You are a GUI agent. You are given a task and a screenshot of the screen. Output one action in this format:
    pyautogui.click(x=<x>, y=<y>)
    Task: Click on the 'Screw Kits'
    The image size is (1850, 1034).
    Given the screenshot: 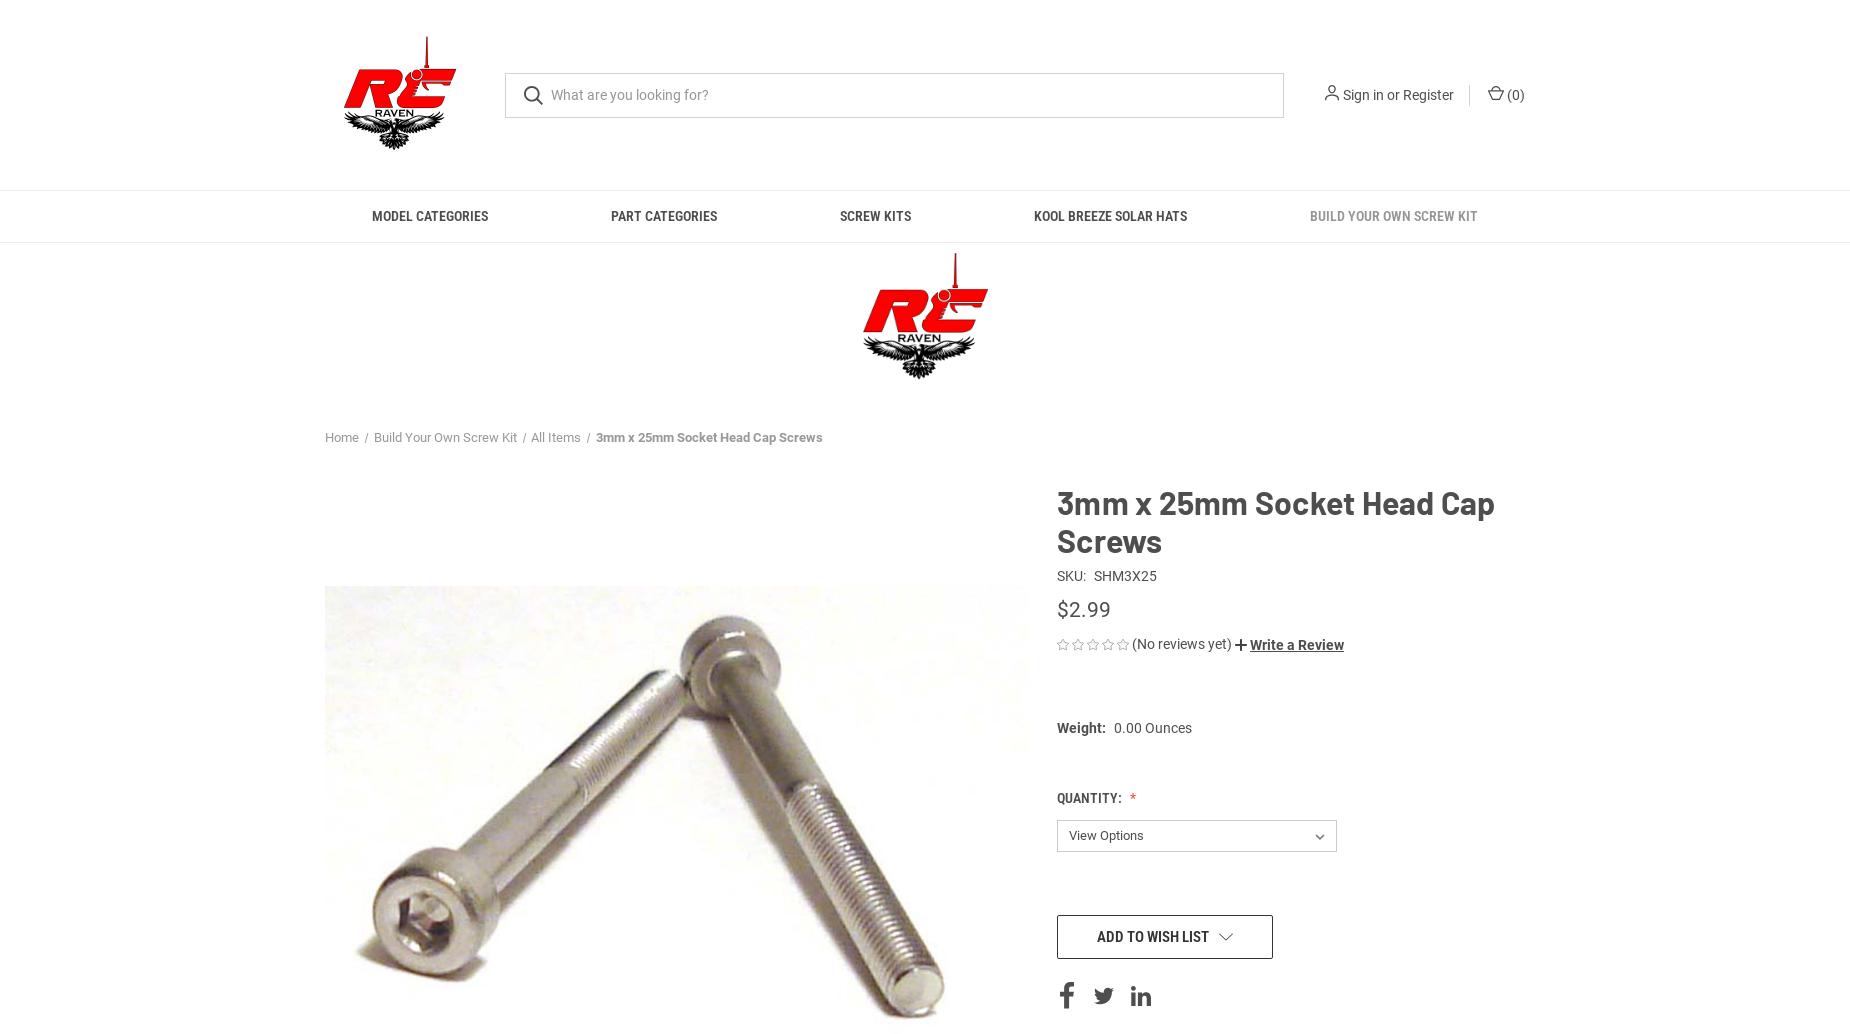 What is the action you would take?
    pyautogui.click(x=875, y=216)
    